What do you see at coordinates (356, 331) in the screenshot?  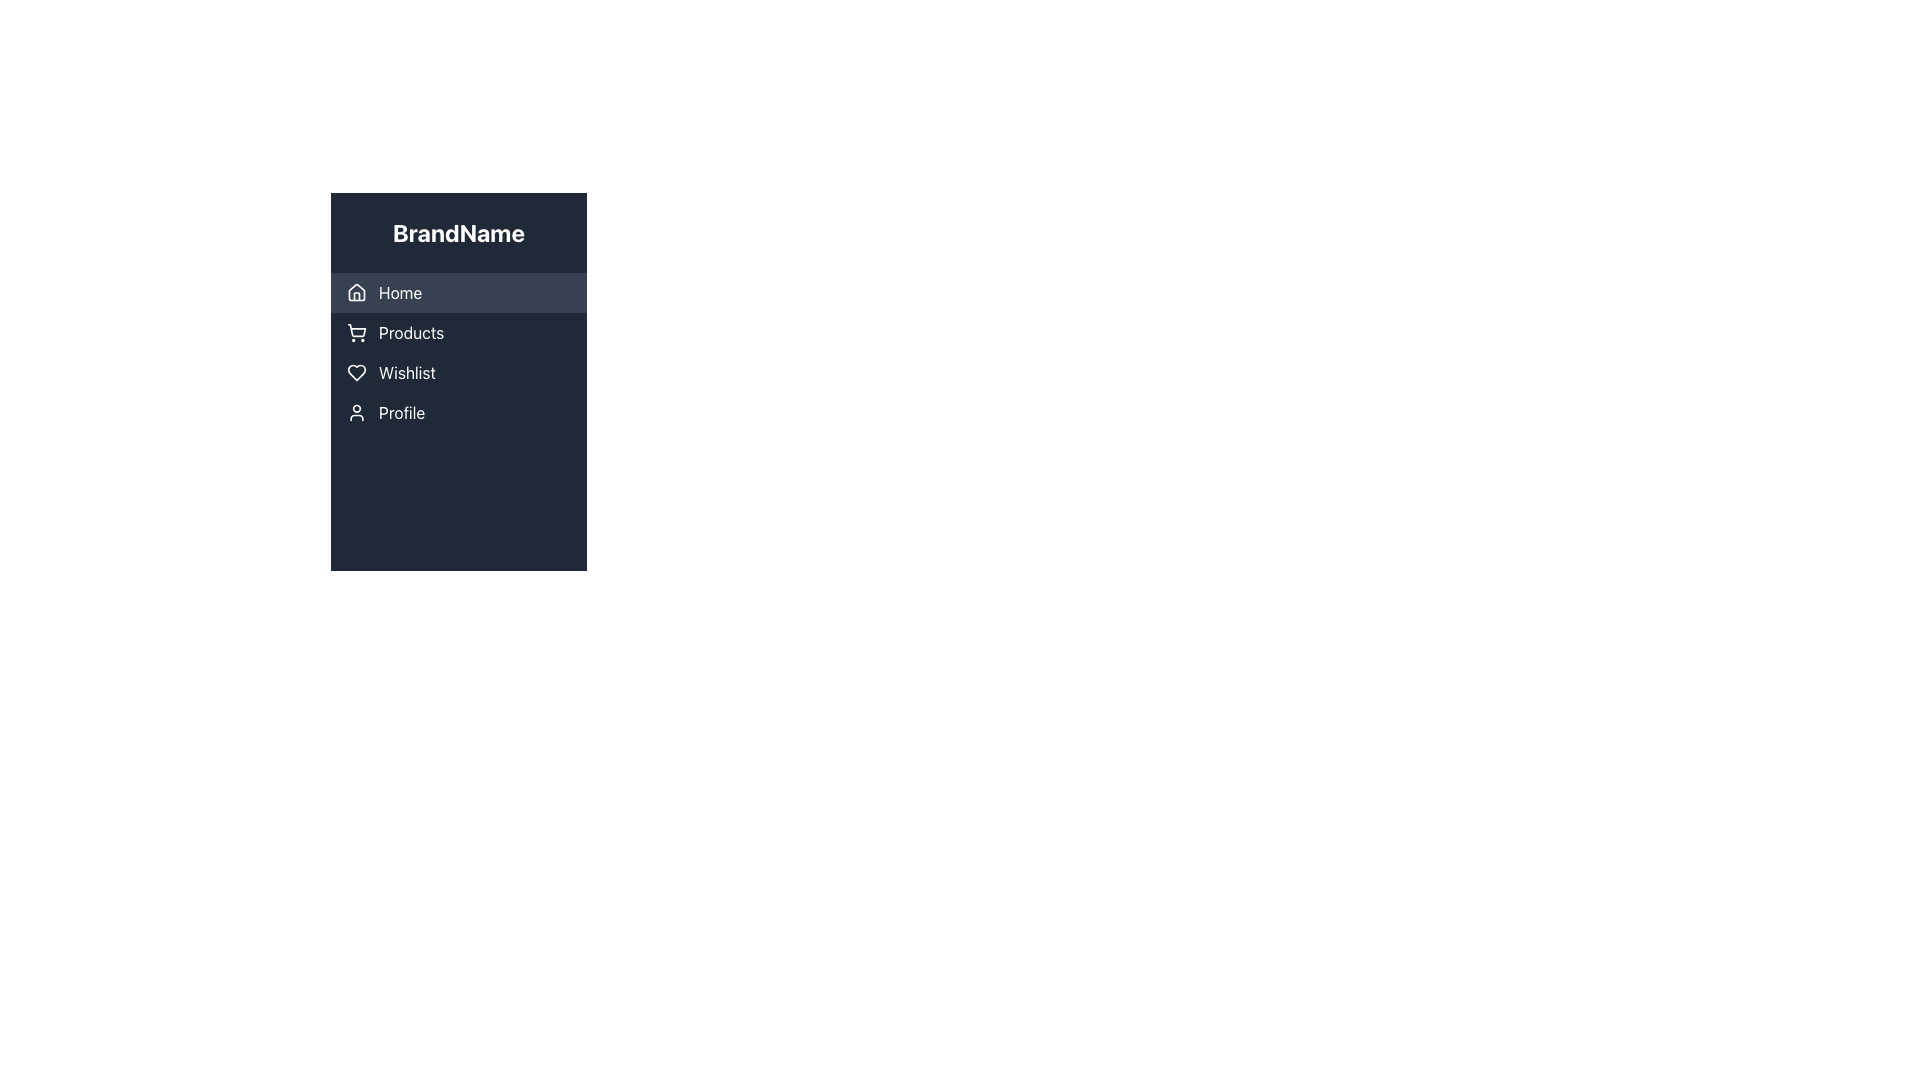 I see `the shopping cart icon, which is the leftmost element in the horizontal layout row labeled 'Products' in the vertical navigational menu` at bounding box center [356, 331].